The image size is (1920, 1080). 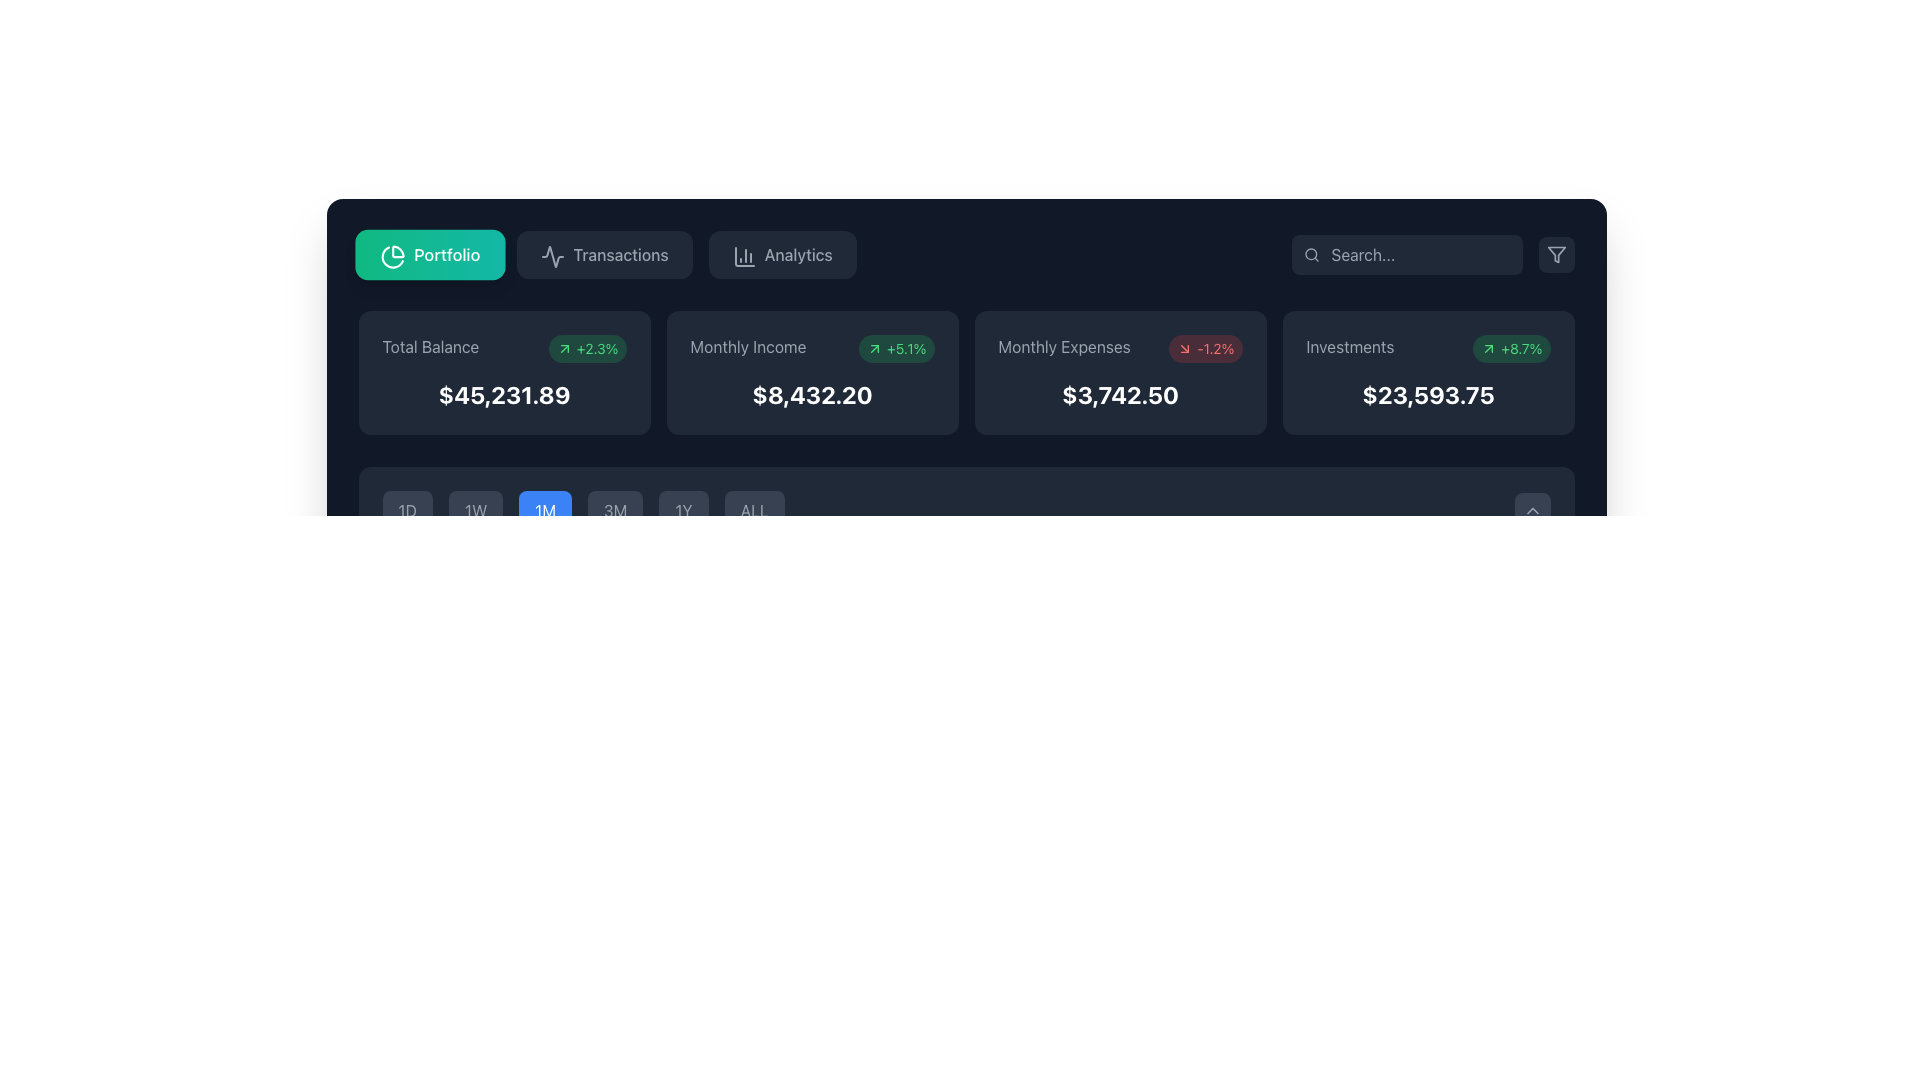 What do you see at coordinates (781, 253) in the screenshot?
I see `the 'Analytics' button, which has a dark gray background and features the text 'Analytics' aligned to the right of a chart icon` at bounding box center [781, 253].